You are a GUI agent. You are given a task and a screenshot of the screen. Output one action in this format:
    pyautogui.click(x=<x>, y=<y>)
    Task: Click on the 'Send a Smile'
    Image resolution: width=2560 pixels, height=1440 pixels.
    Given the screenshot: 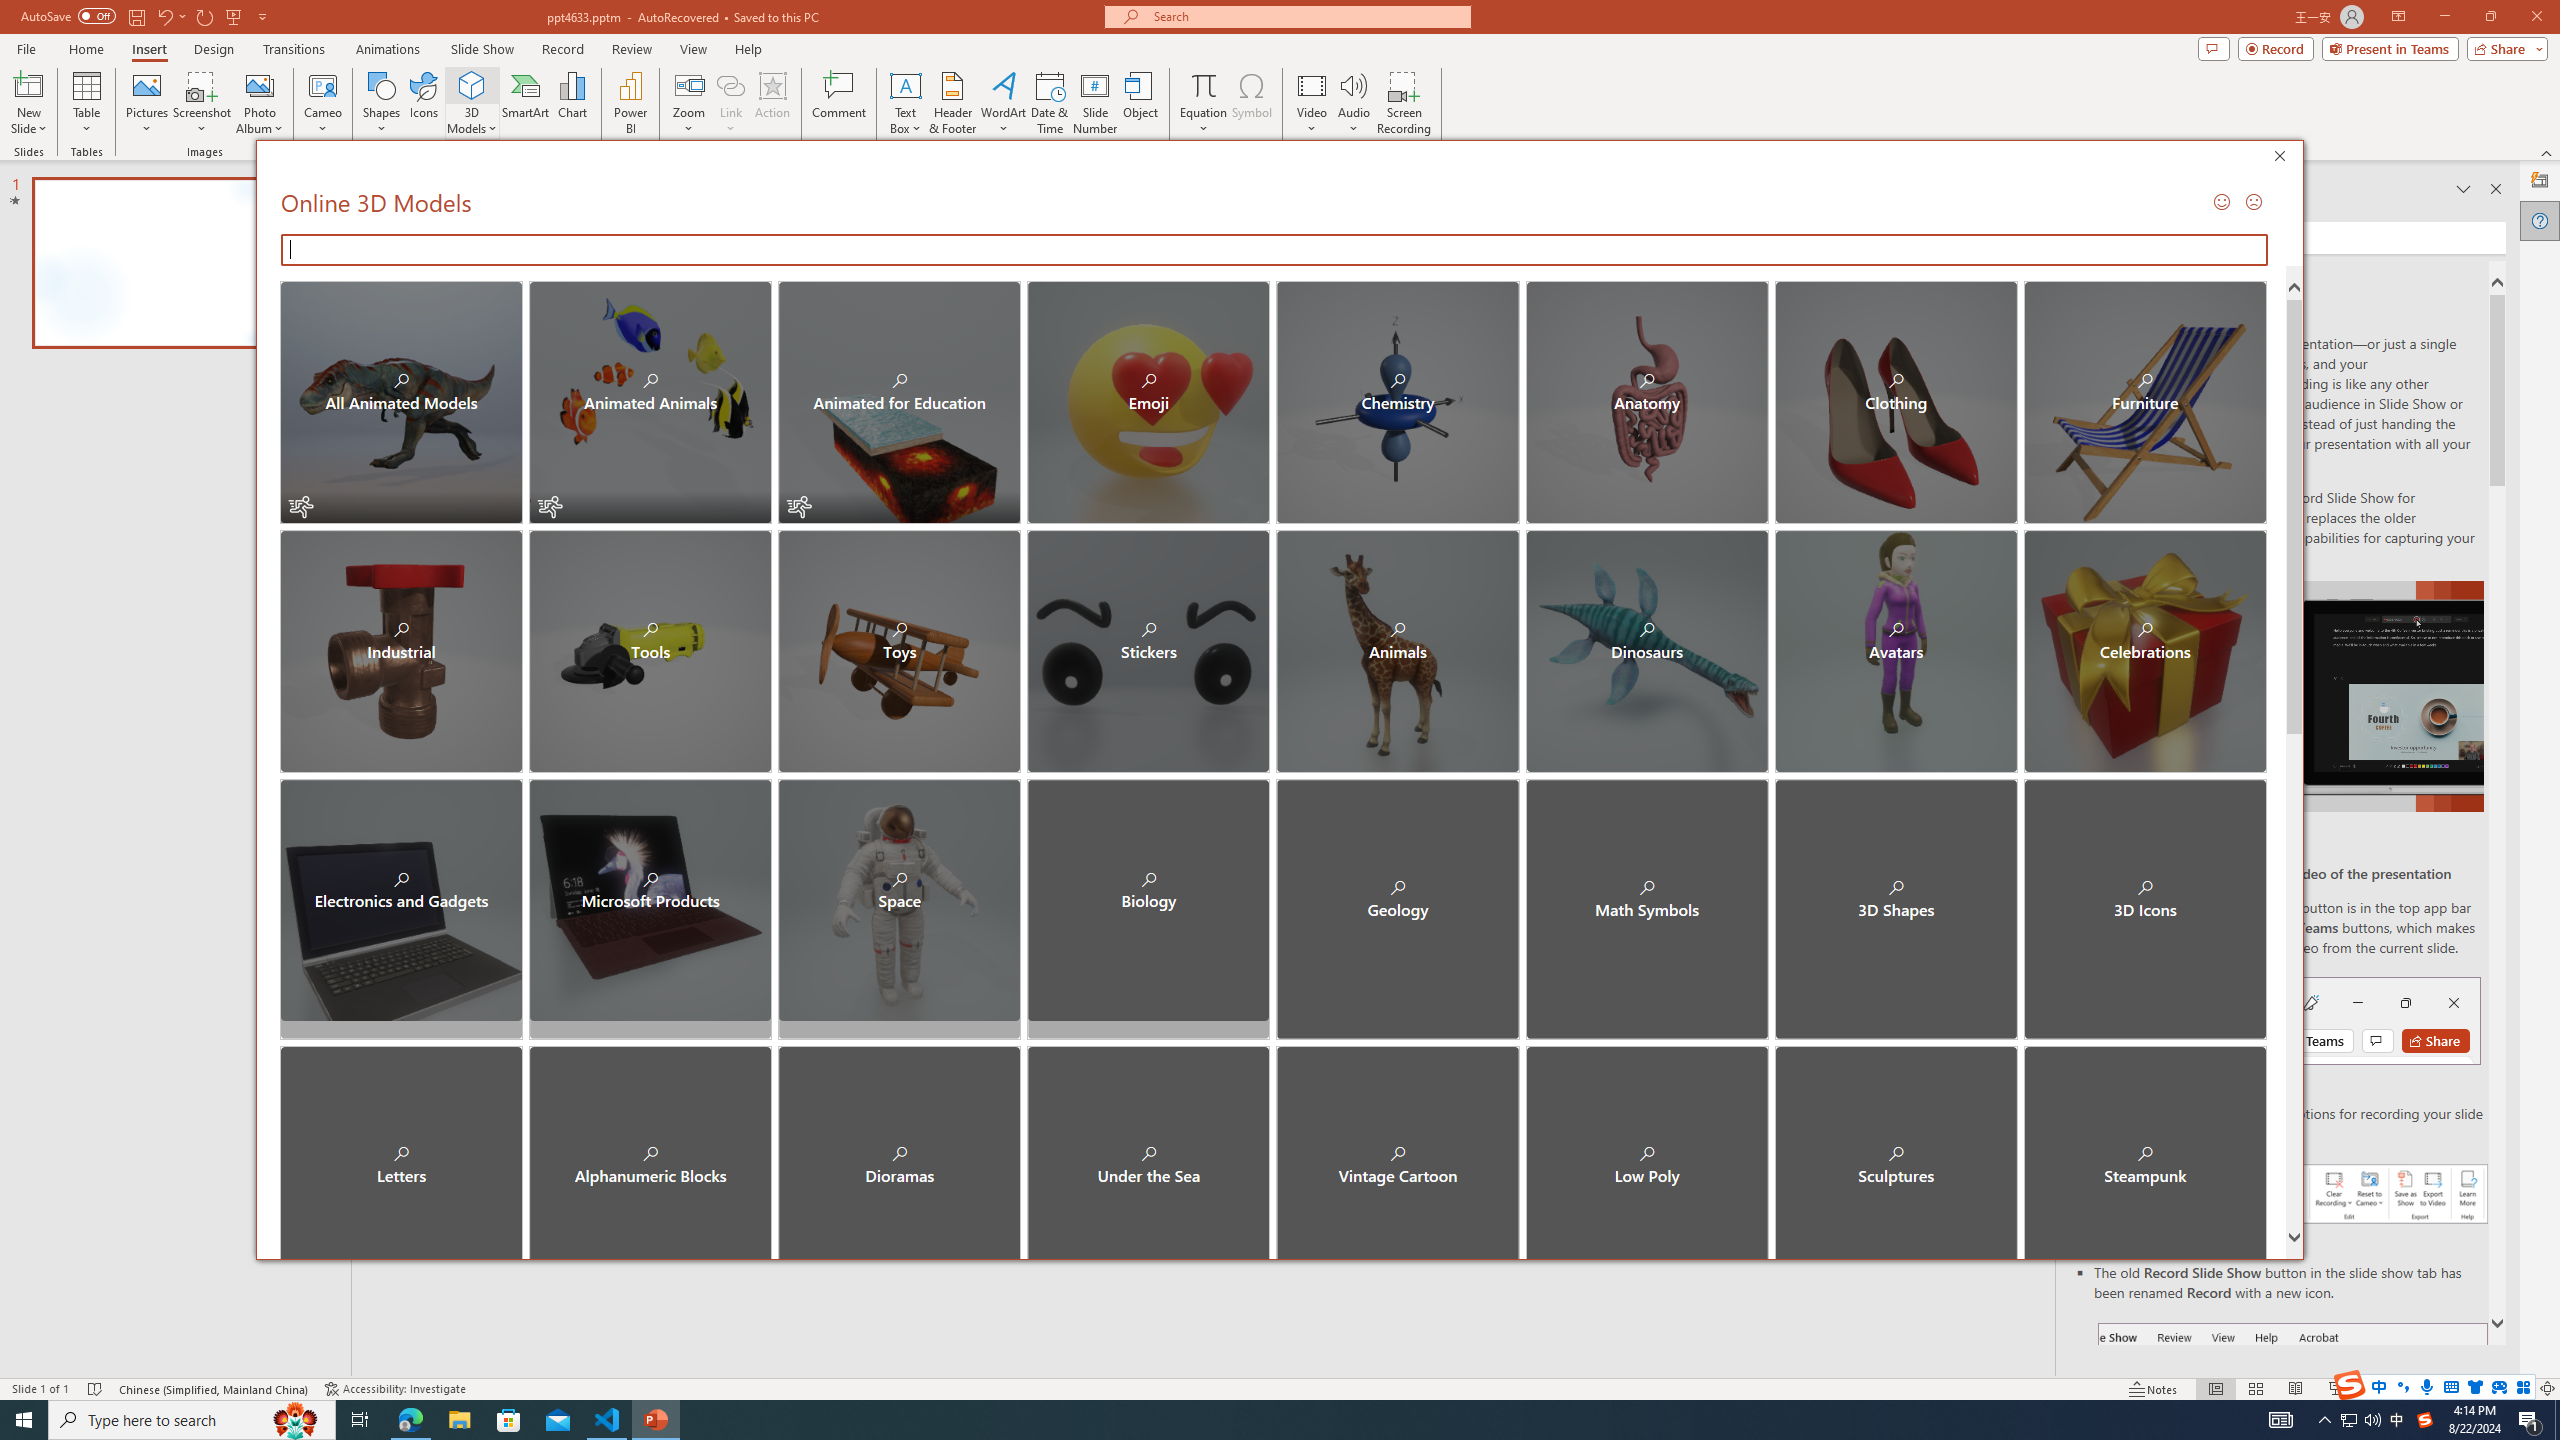 What is the action you would take?
    pyautogui.click(x=2218, y=200)
    